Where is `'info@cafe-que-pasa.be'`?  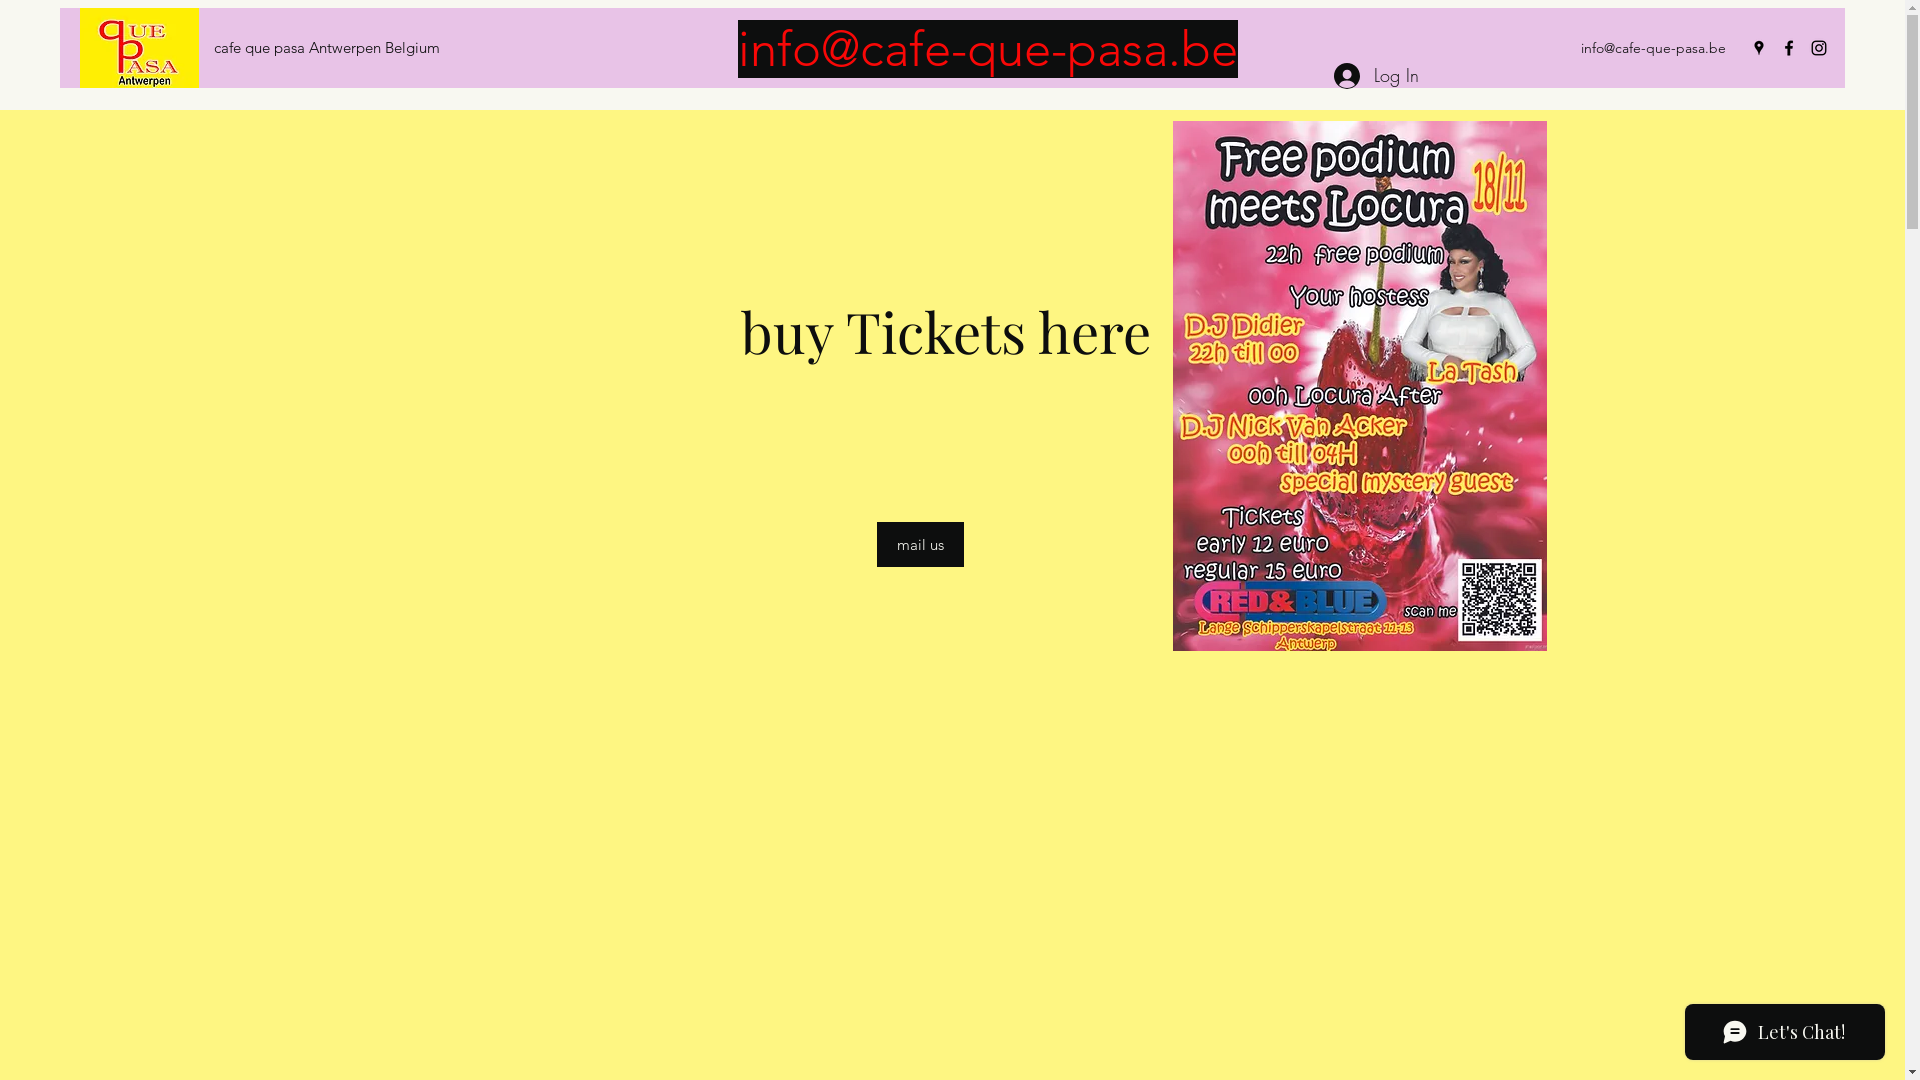 'info@cafe-que-pasa.be' is located at coordinates (1653, 46).